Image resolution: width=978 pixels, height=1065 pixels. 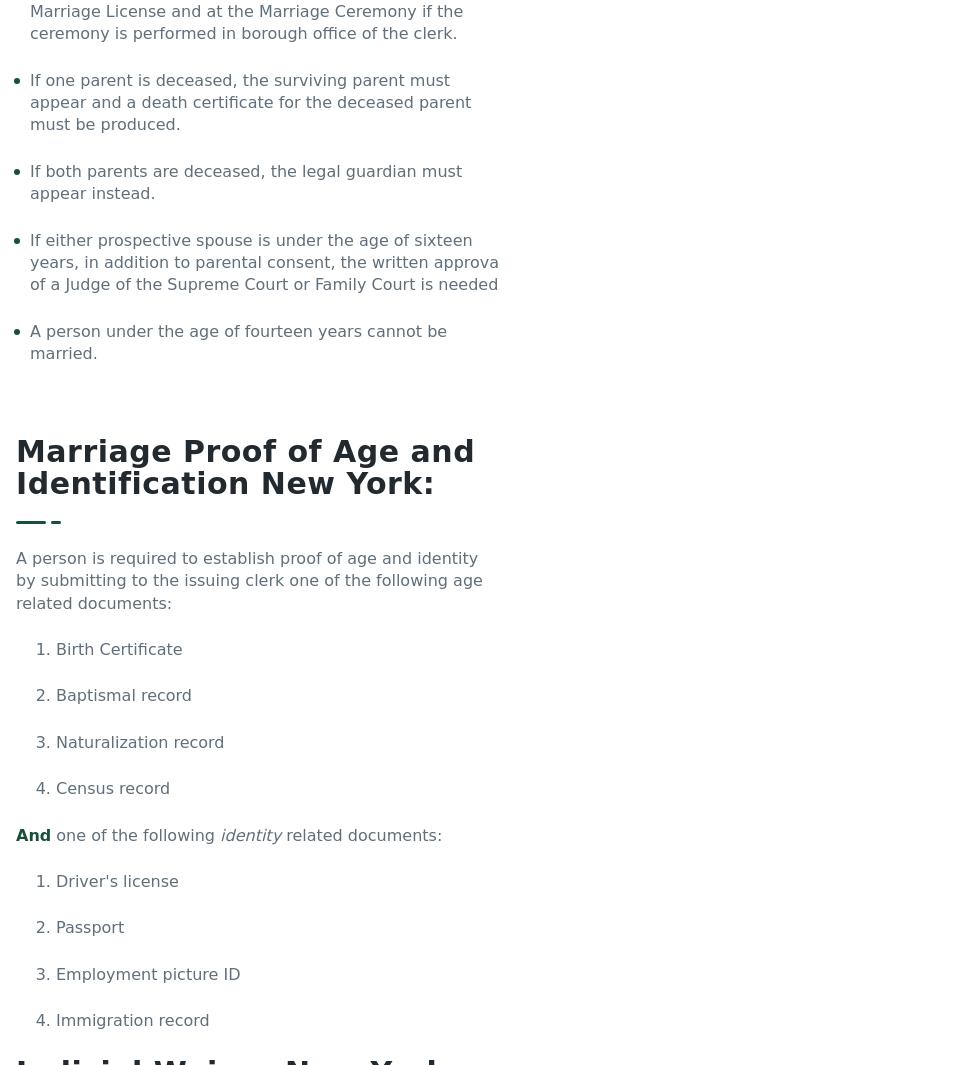 I want to click on 'identity', so click(x=249, y=834).